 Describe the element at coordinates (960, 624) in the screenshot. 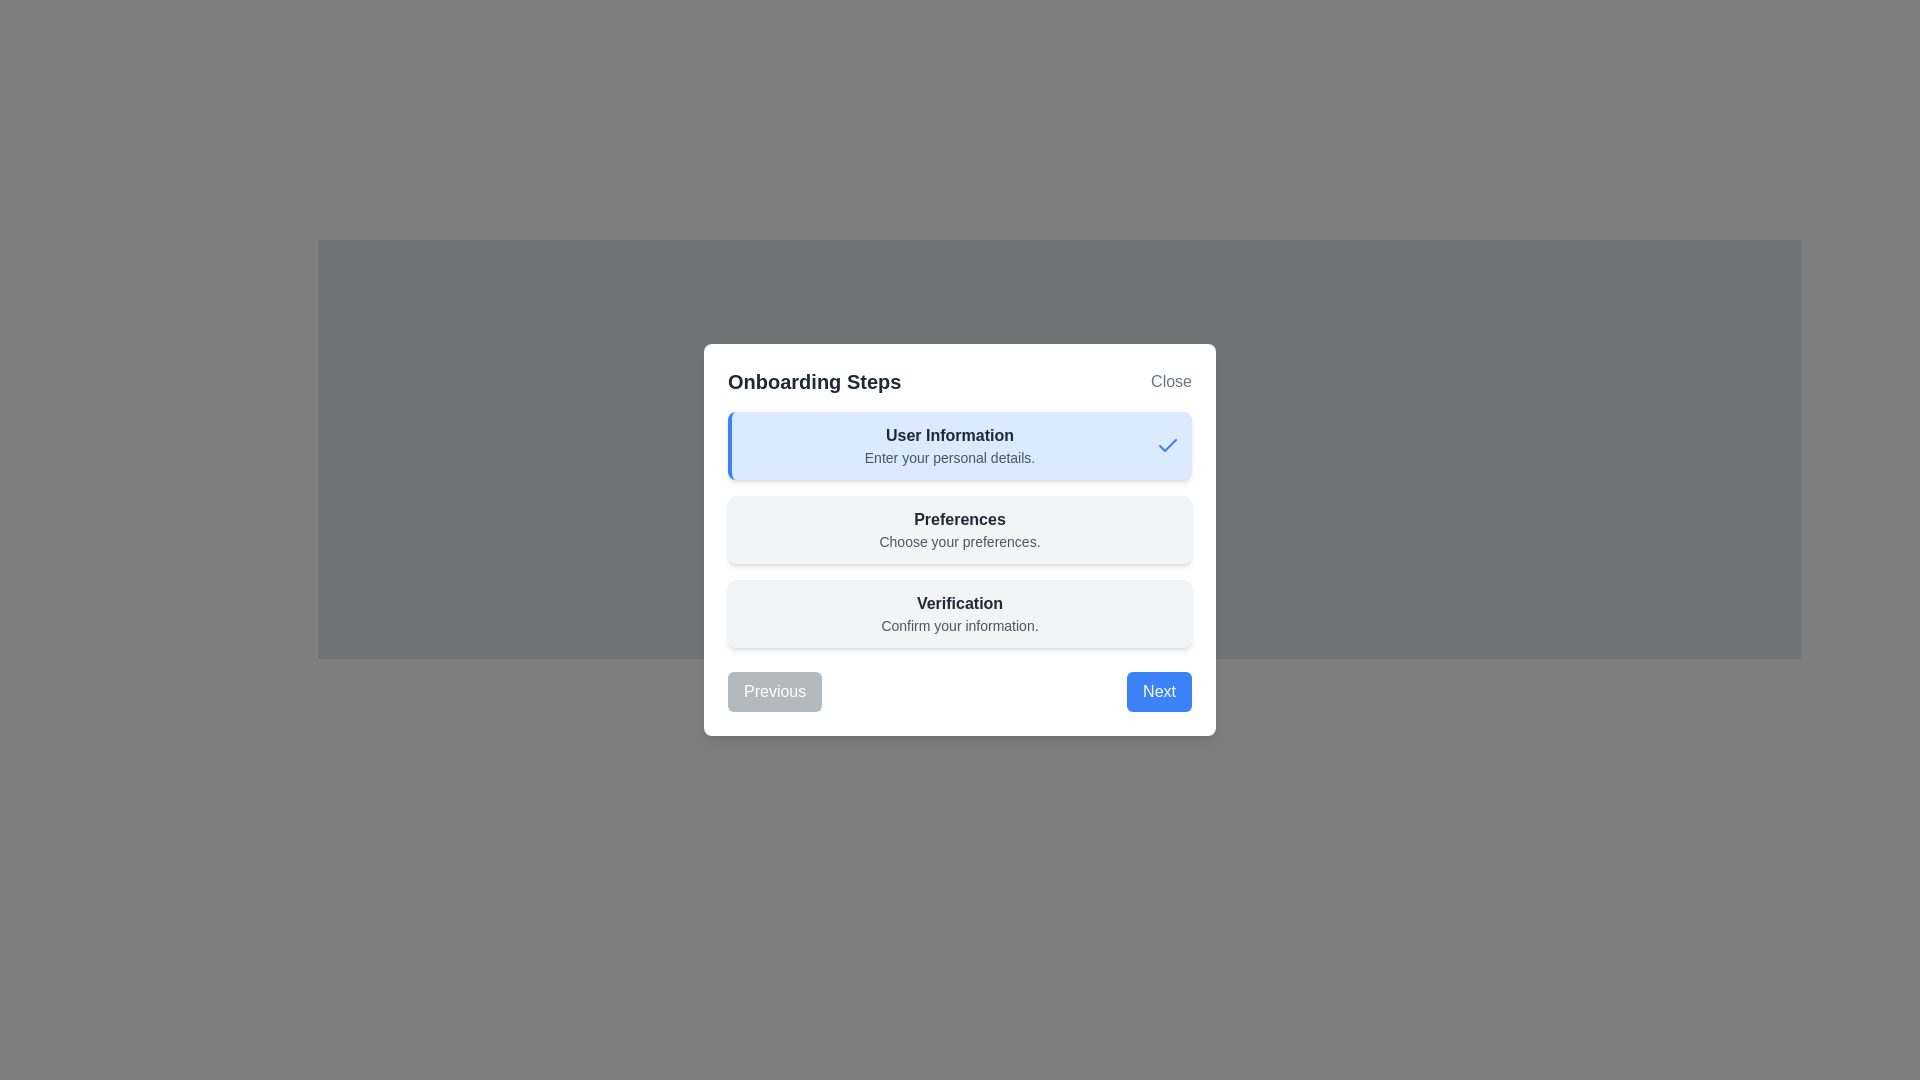

I see `the informative text label related to the 'Verification' step in the onboarding process, which is located below the 'Verification' heading in the modal window` at that location.